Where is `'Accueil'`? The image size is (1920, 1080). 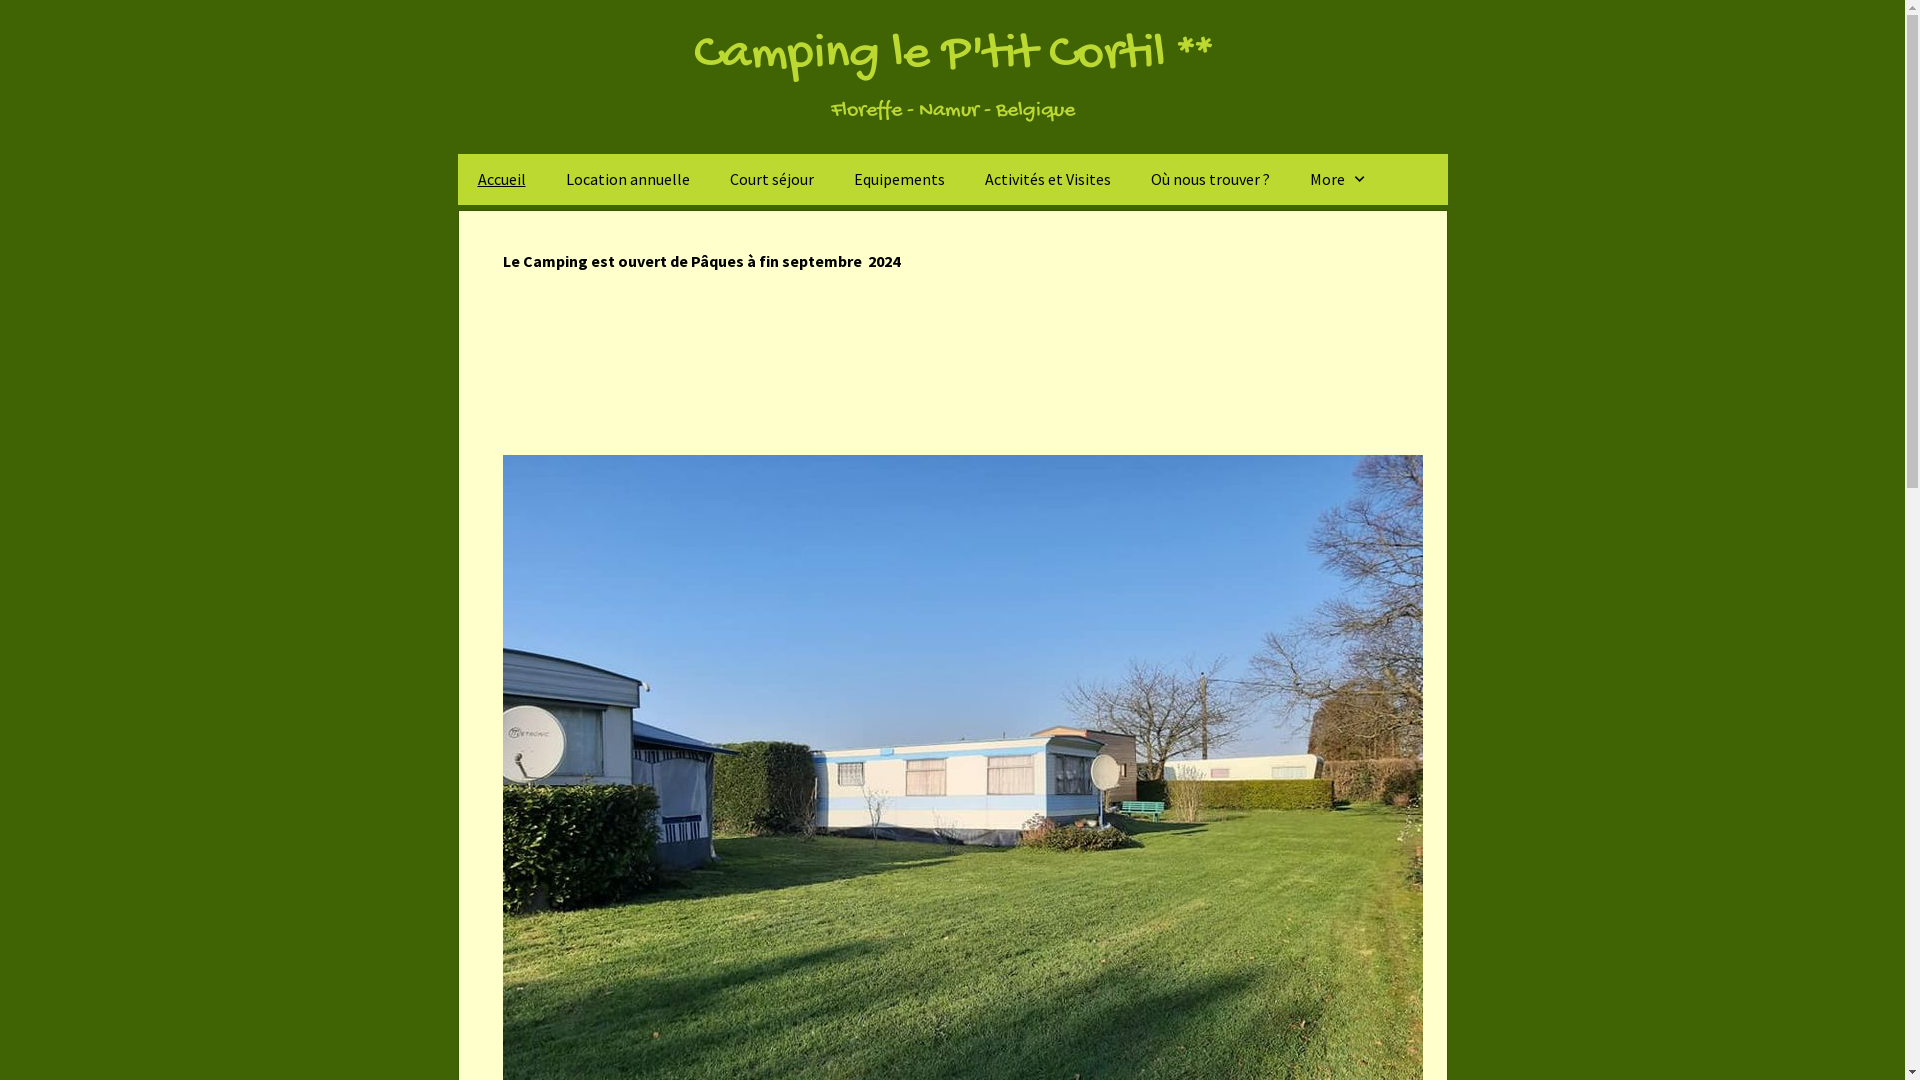 'Accueil' is located at coordinates (502, 178).